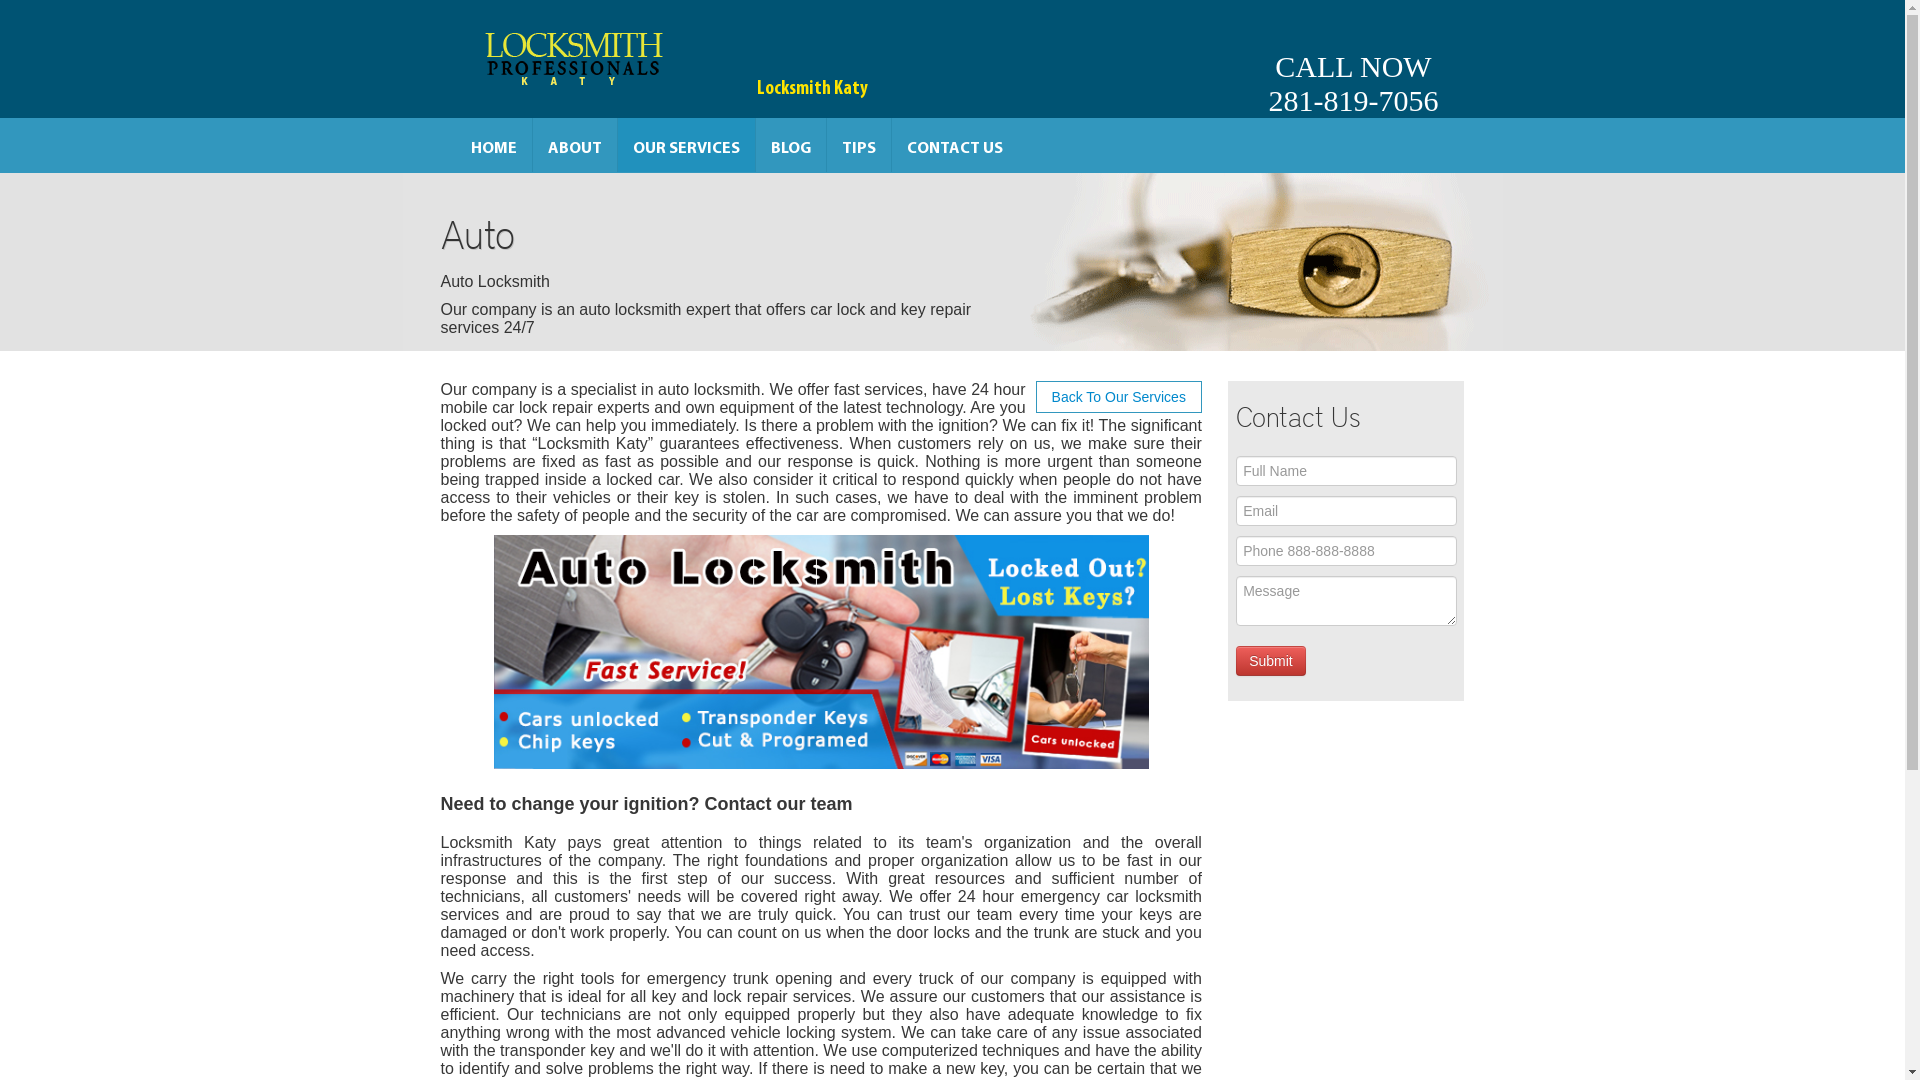  I want to click on 'CONTACT US', so click(954, 144).